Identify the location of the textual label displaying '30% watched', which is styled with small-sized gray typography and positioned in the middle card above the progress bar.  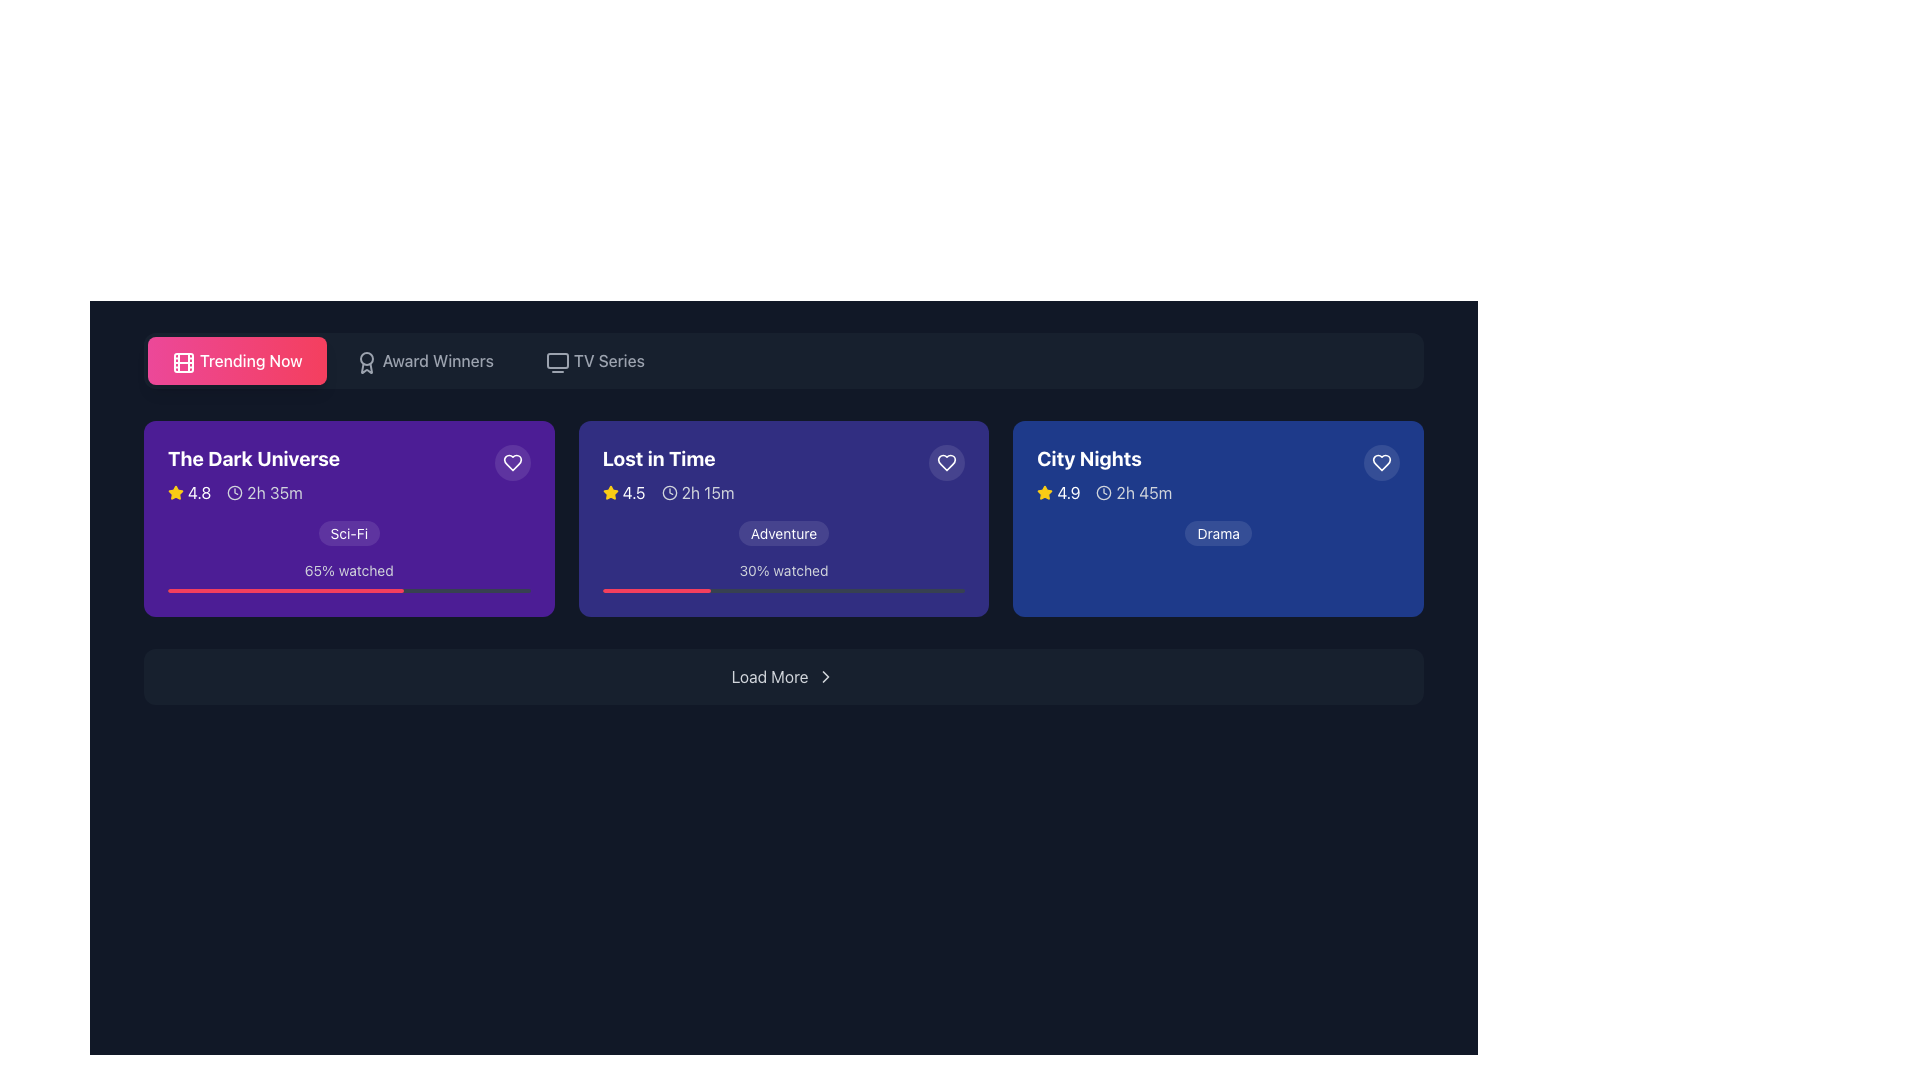
(782, 570).